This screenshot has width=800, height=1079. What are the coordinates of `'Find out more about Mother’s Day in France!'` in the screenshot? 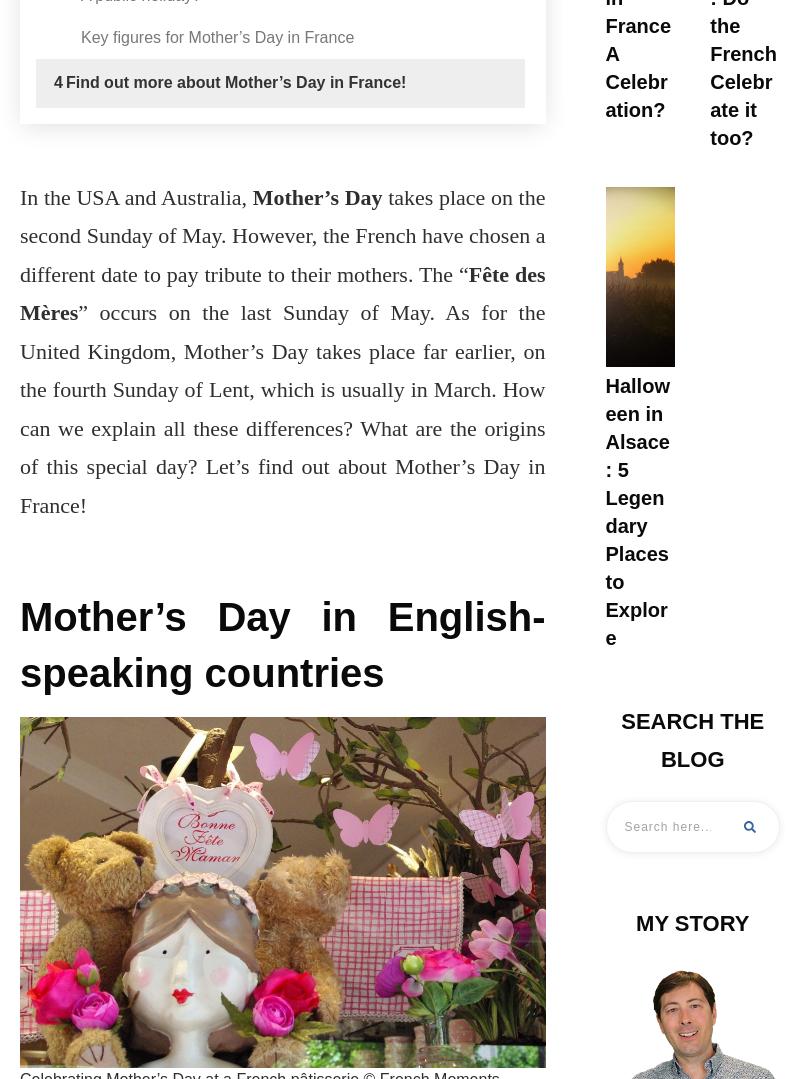 It's located at (234, 81).